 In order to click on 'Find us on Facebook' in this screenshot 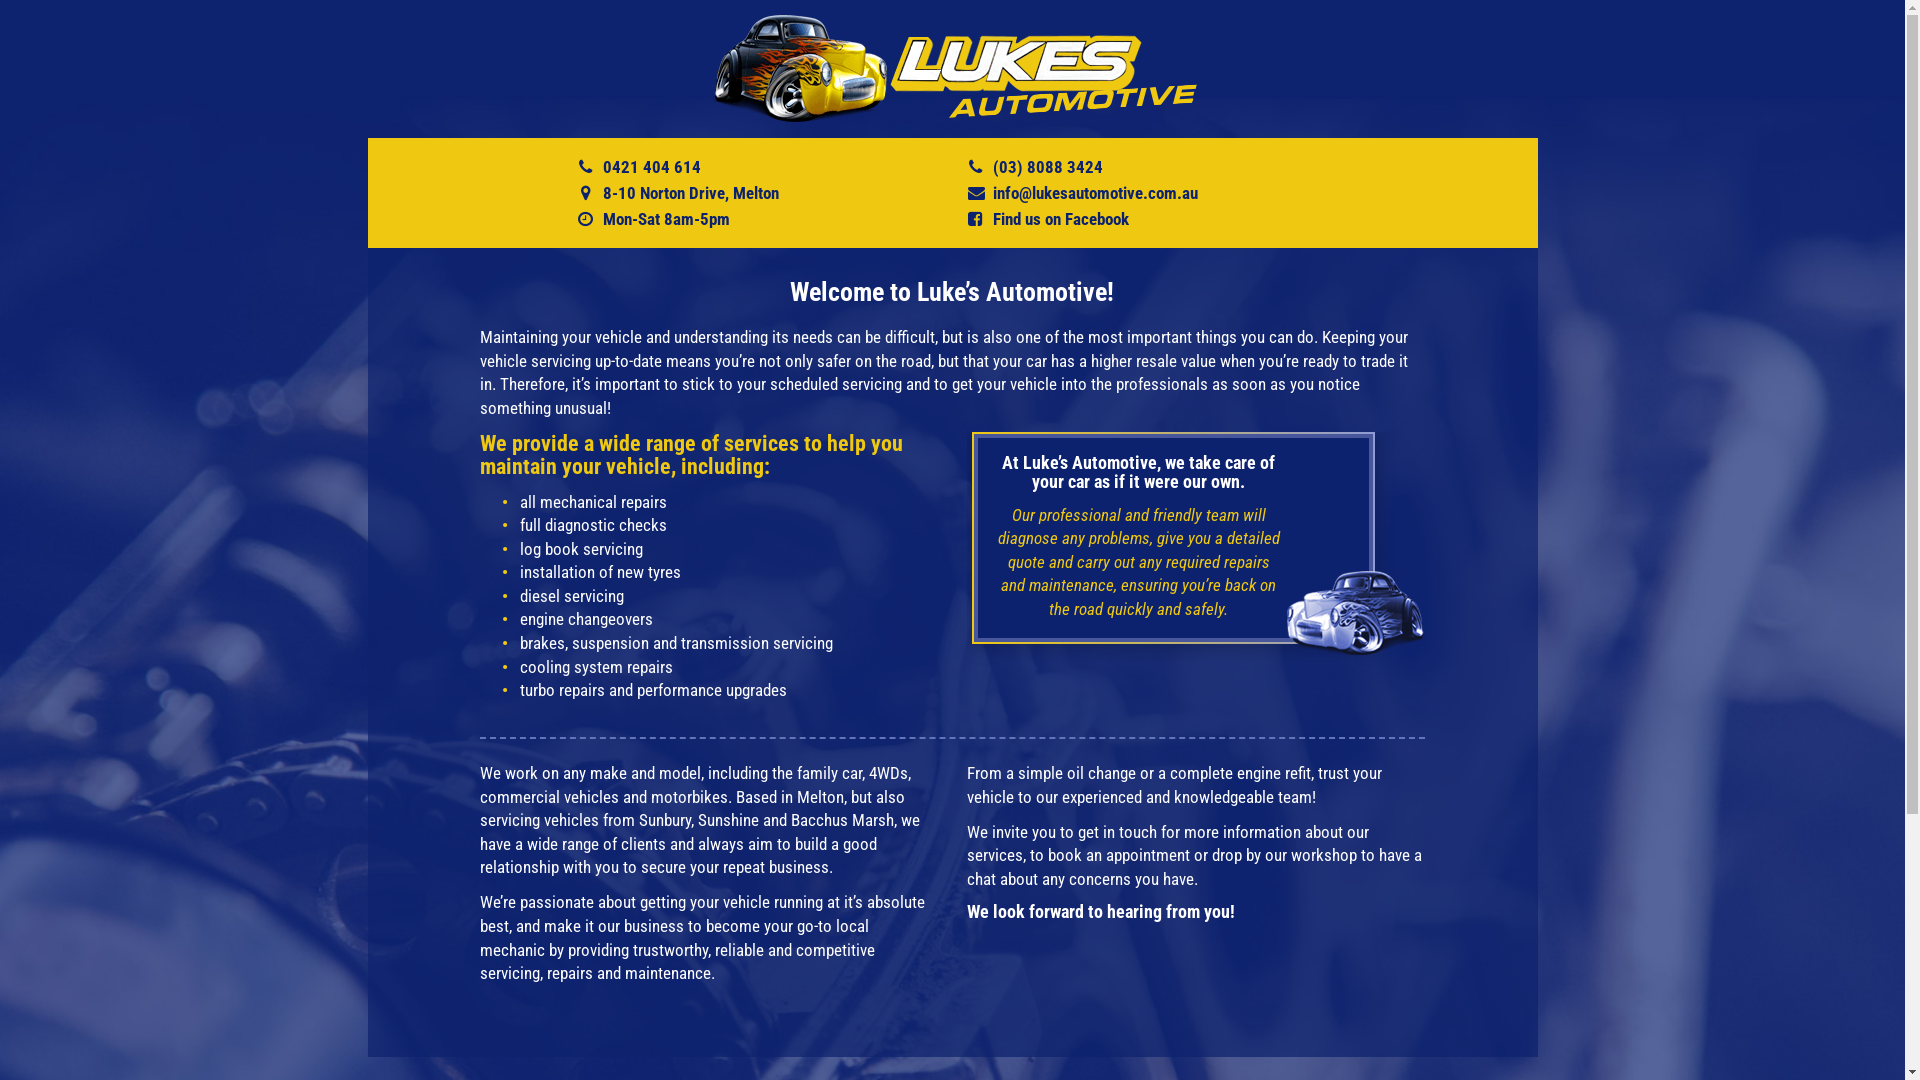, I will do `click(1059, 219)`.